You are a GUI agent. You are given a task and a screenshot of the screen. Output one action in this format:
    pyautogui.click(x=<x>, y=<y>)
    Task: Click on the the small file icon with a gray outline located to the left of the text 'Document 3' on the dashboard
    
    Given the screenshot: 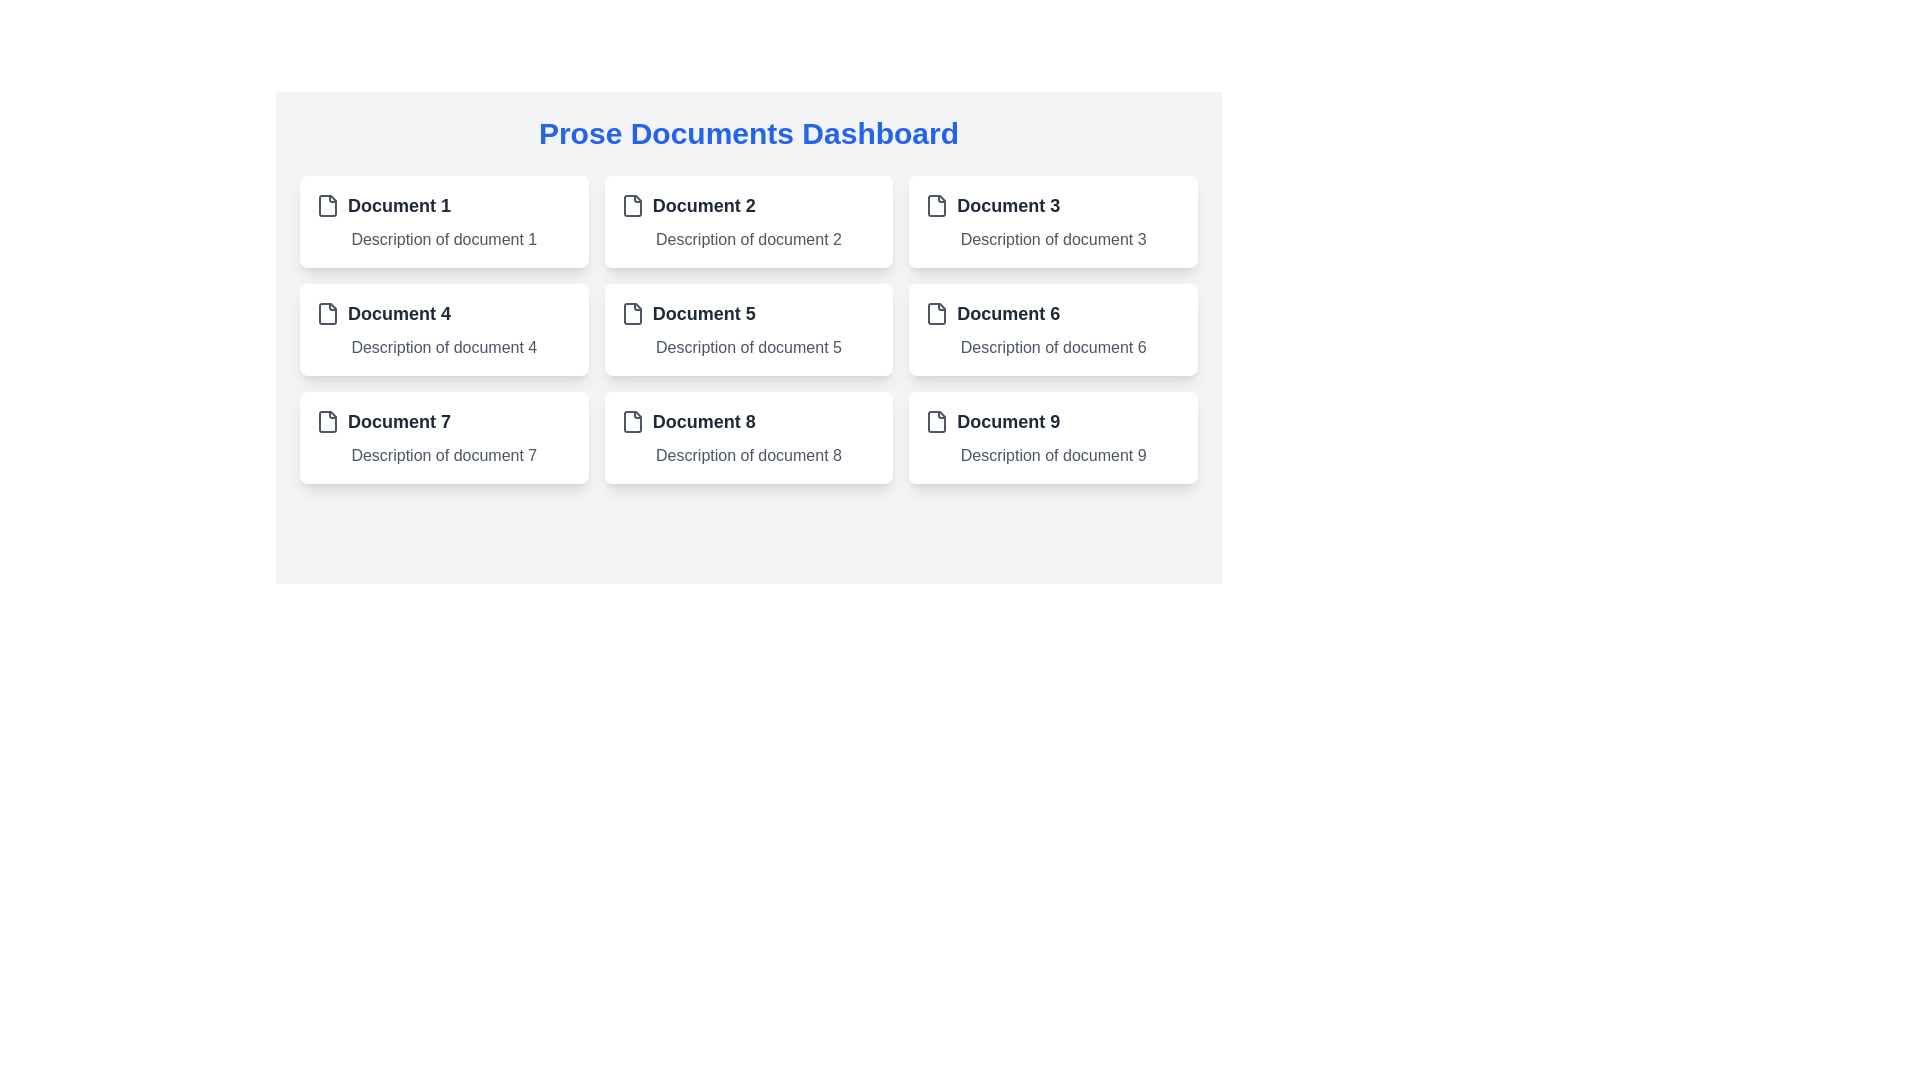 What is the action you would take?
    pyautogui.click(x=936, y=205)
    